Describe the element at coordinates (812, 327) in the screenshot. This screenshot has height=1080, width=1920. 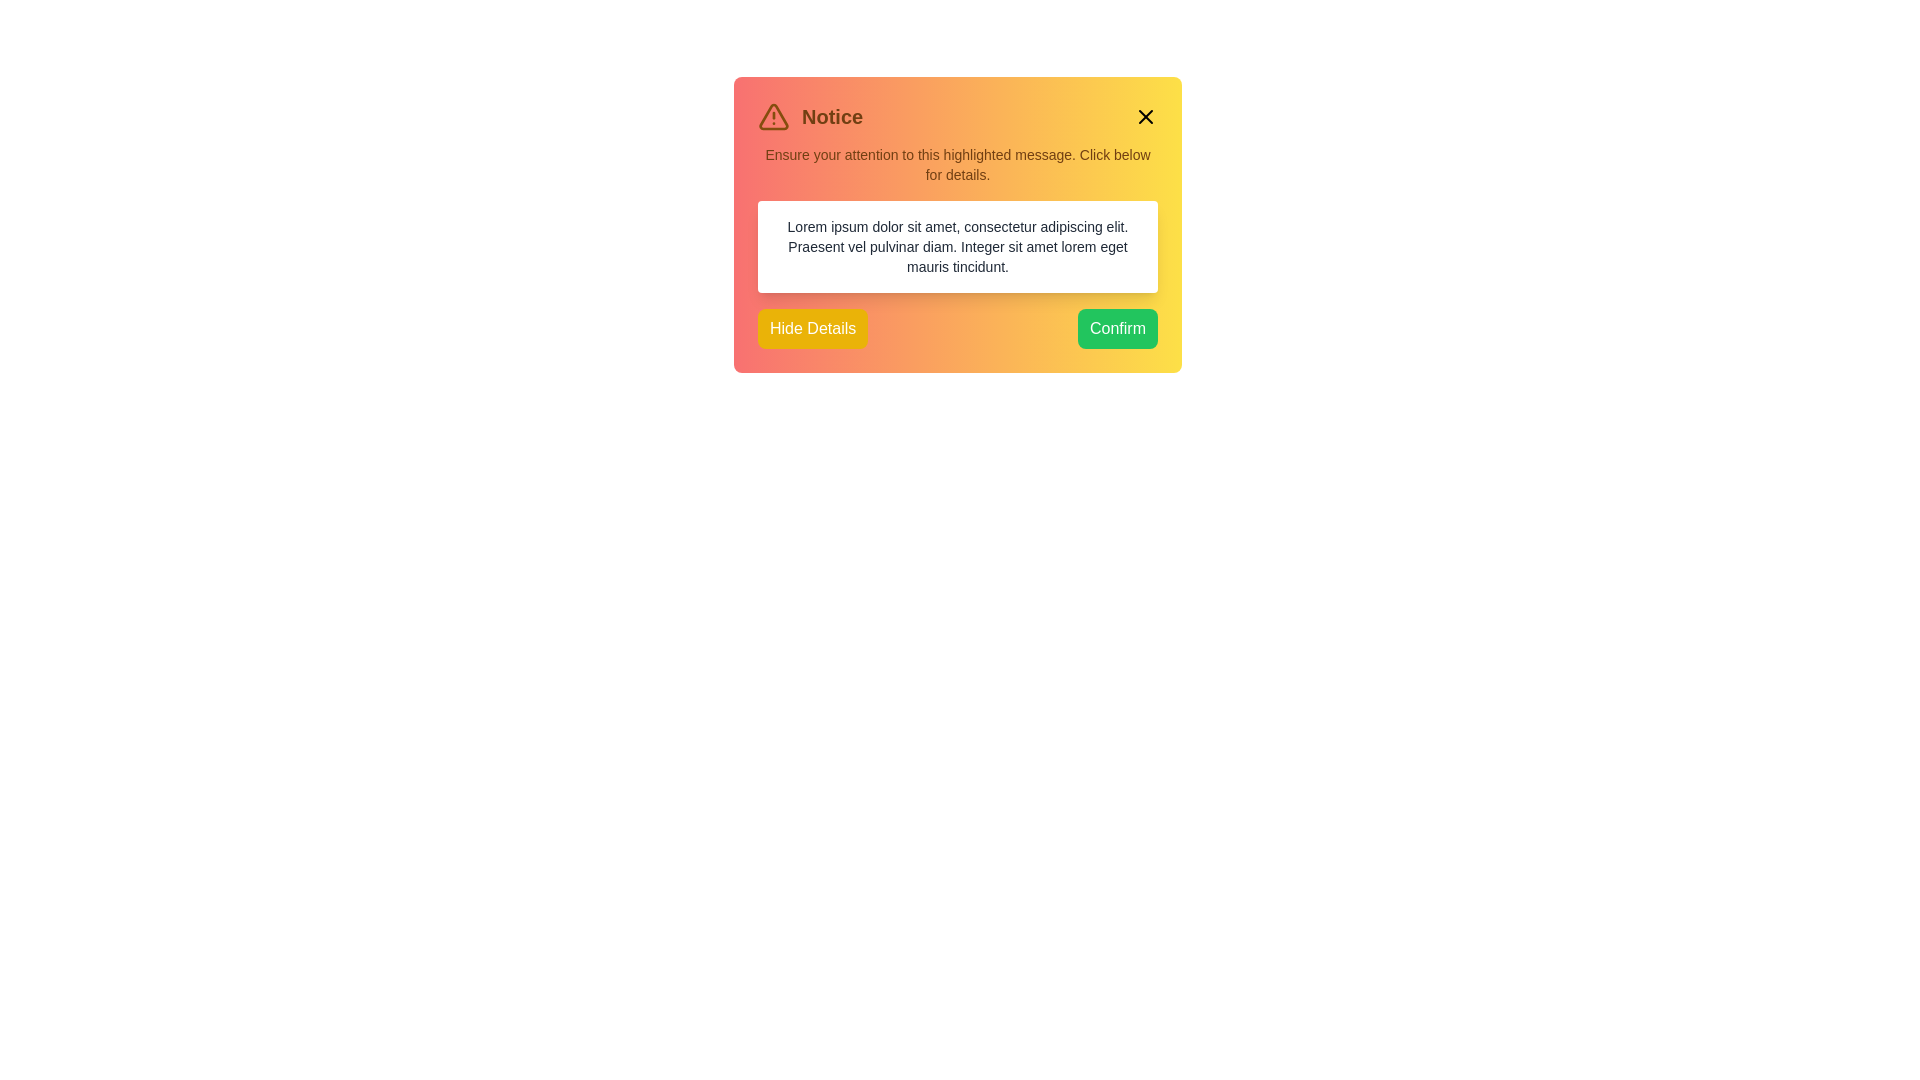
I see `the button labeled Hide Details` at that location.